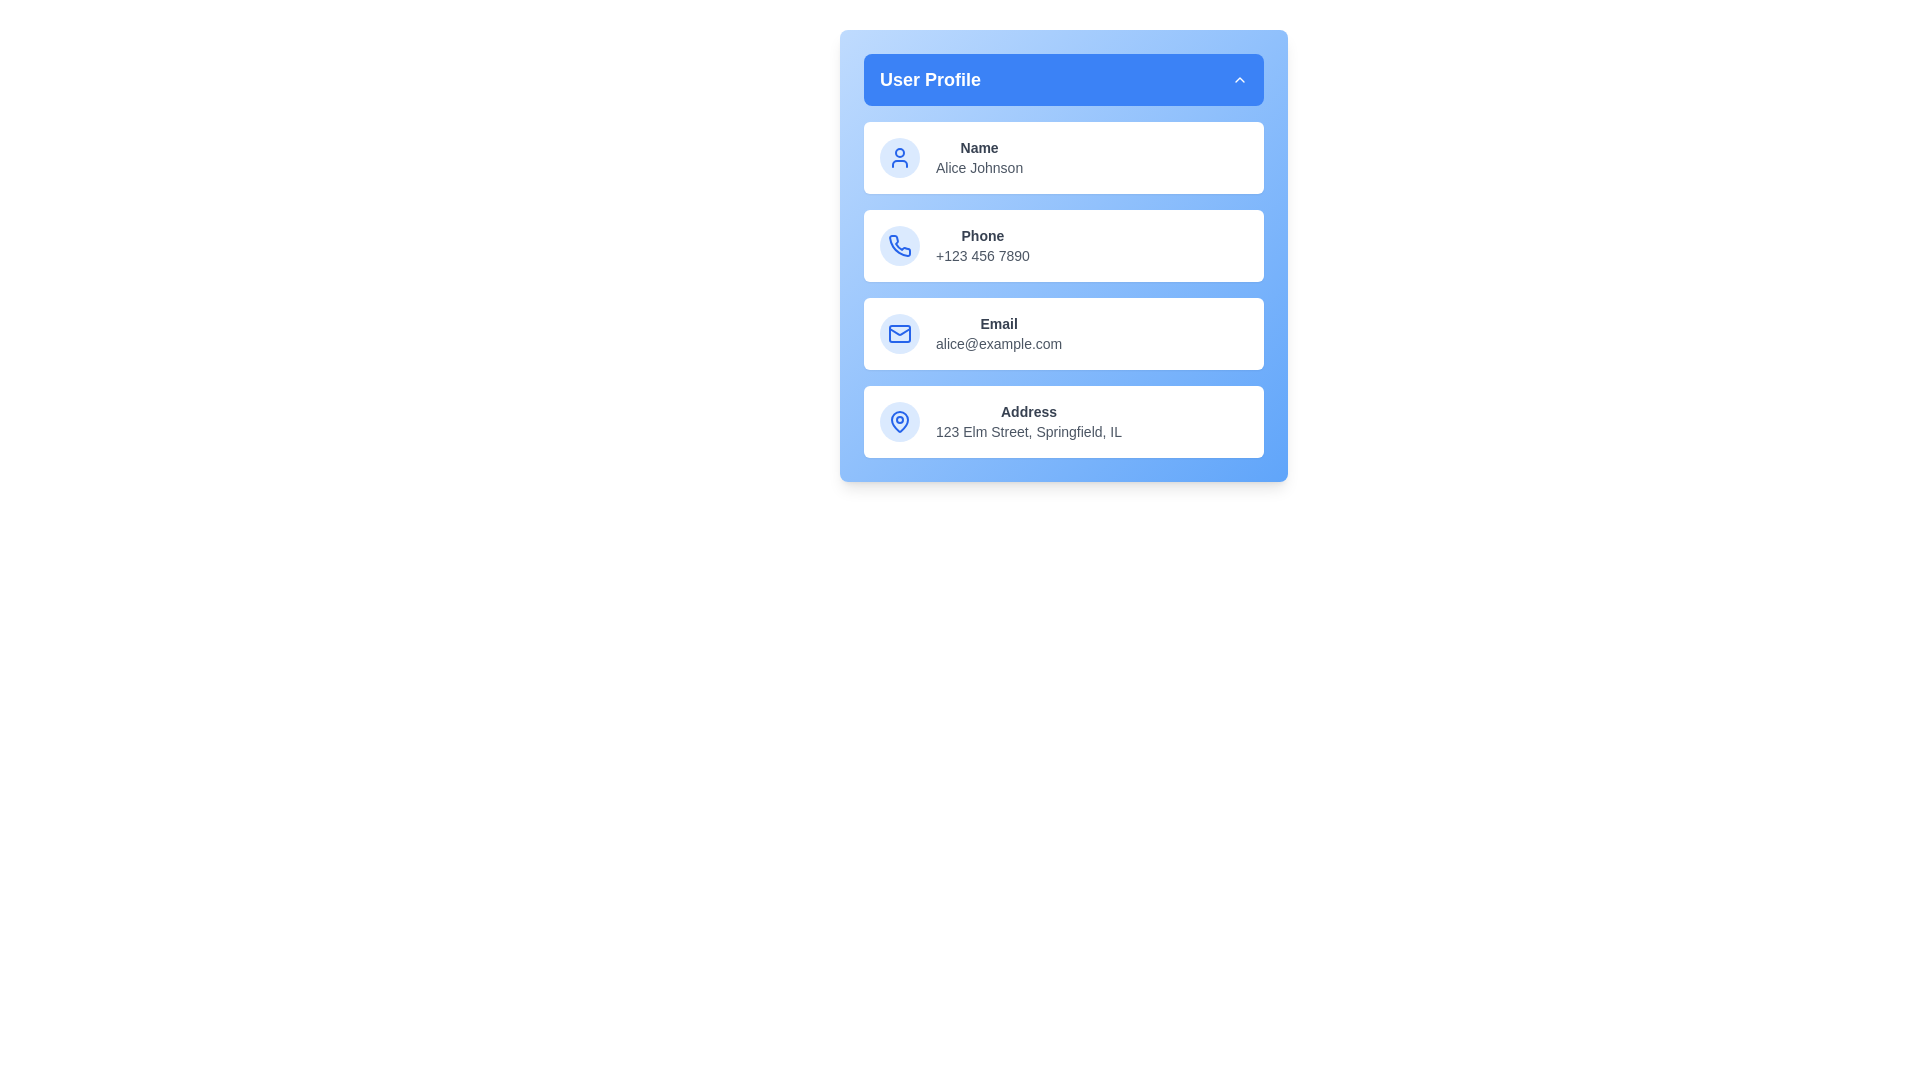 Image resolution: width=1920 pixels, height=1080 pixels. What do you see at coordinates (899, 245) in the screenshot?
I see `the circular icon with a light blue background featuring a white phone symbol, located at the beginning of the 'Phone' row in the user profile card` at bounding box center [899, 245].